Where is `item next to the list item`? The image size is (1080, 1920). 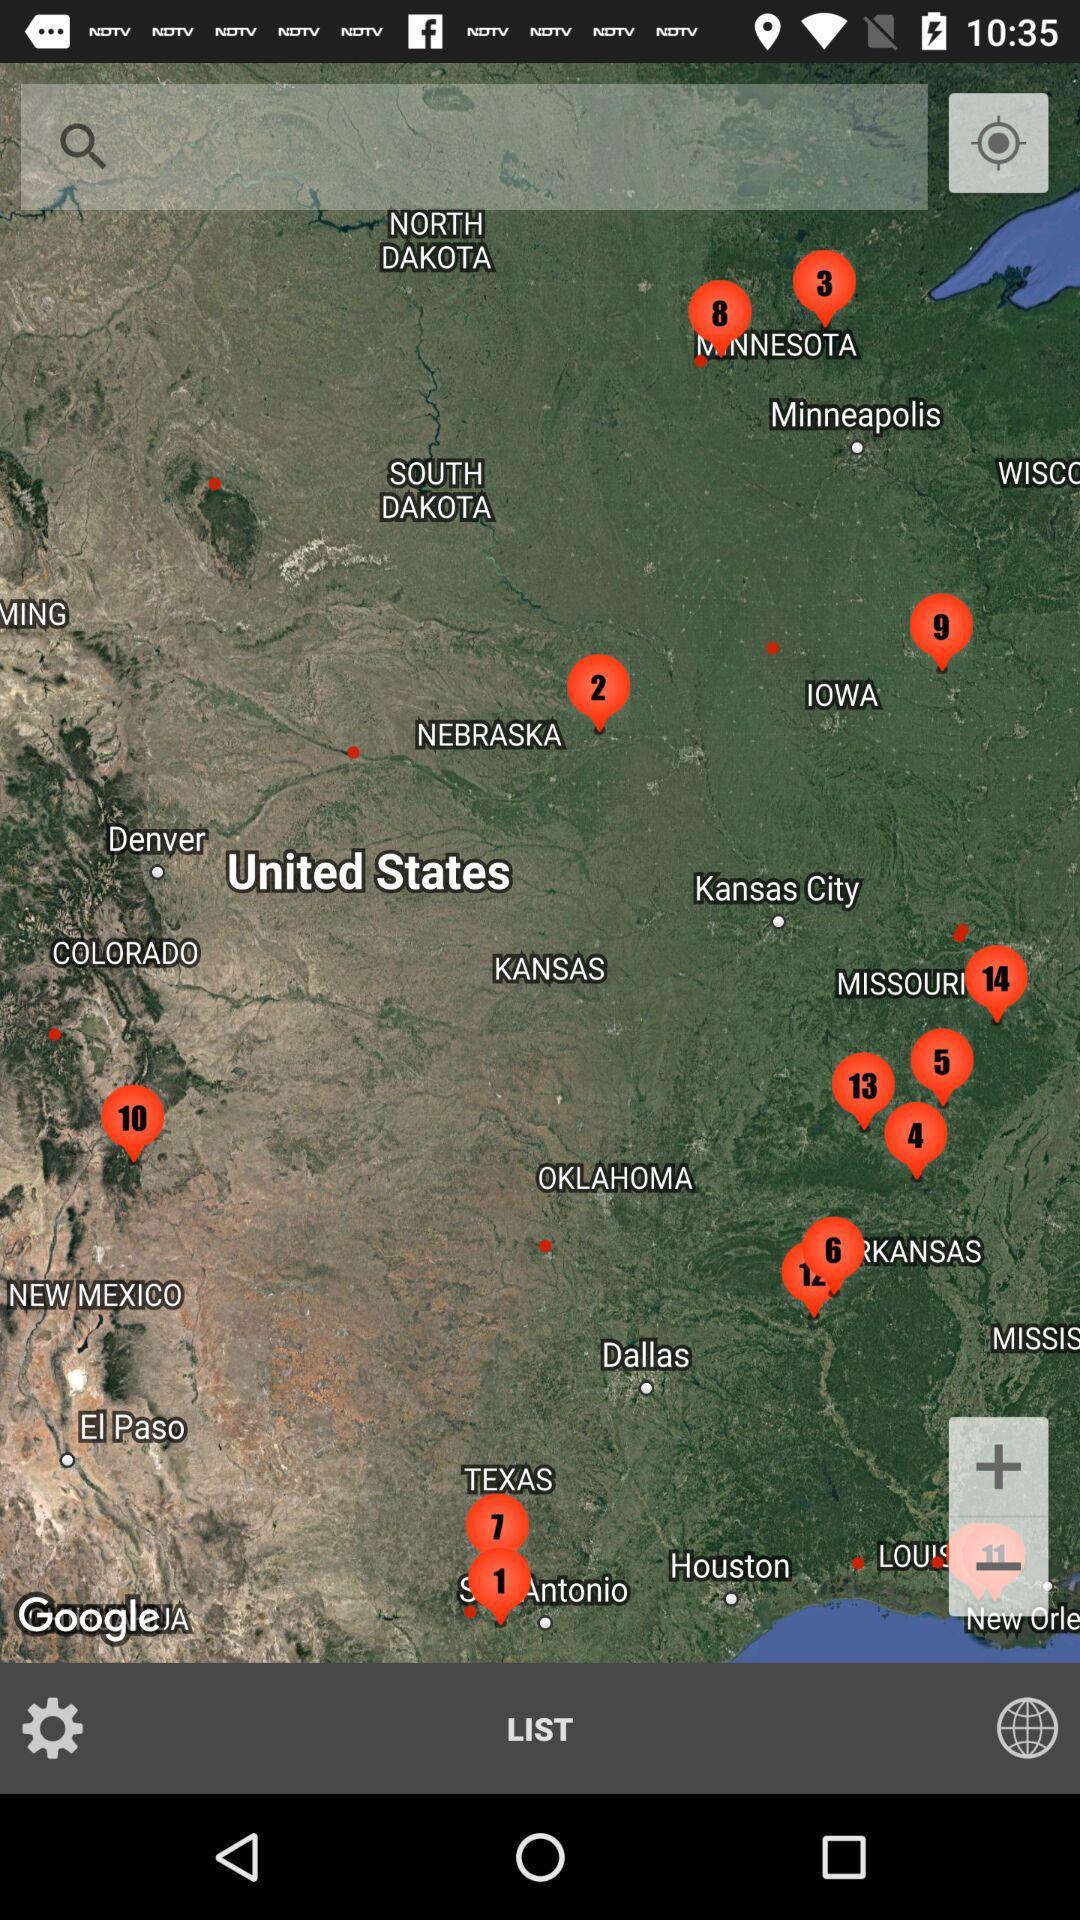 item next to the list item is located at coordinates (1014, 1727).